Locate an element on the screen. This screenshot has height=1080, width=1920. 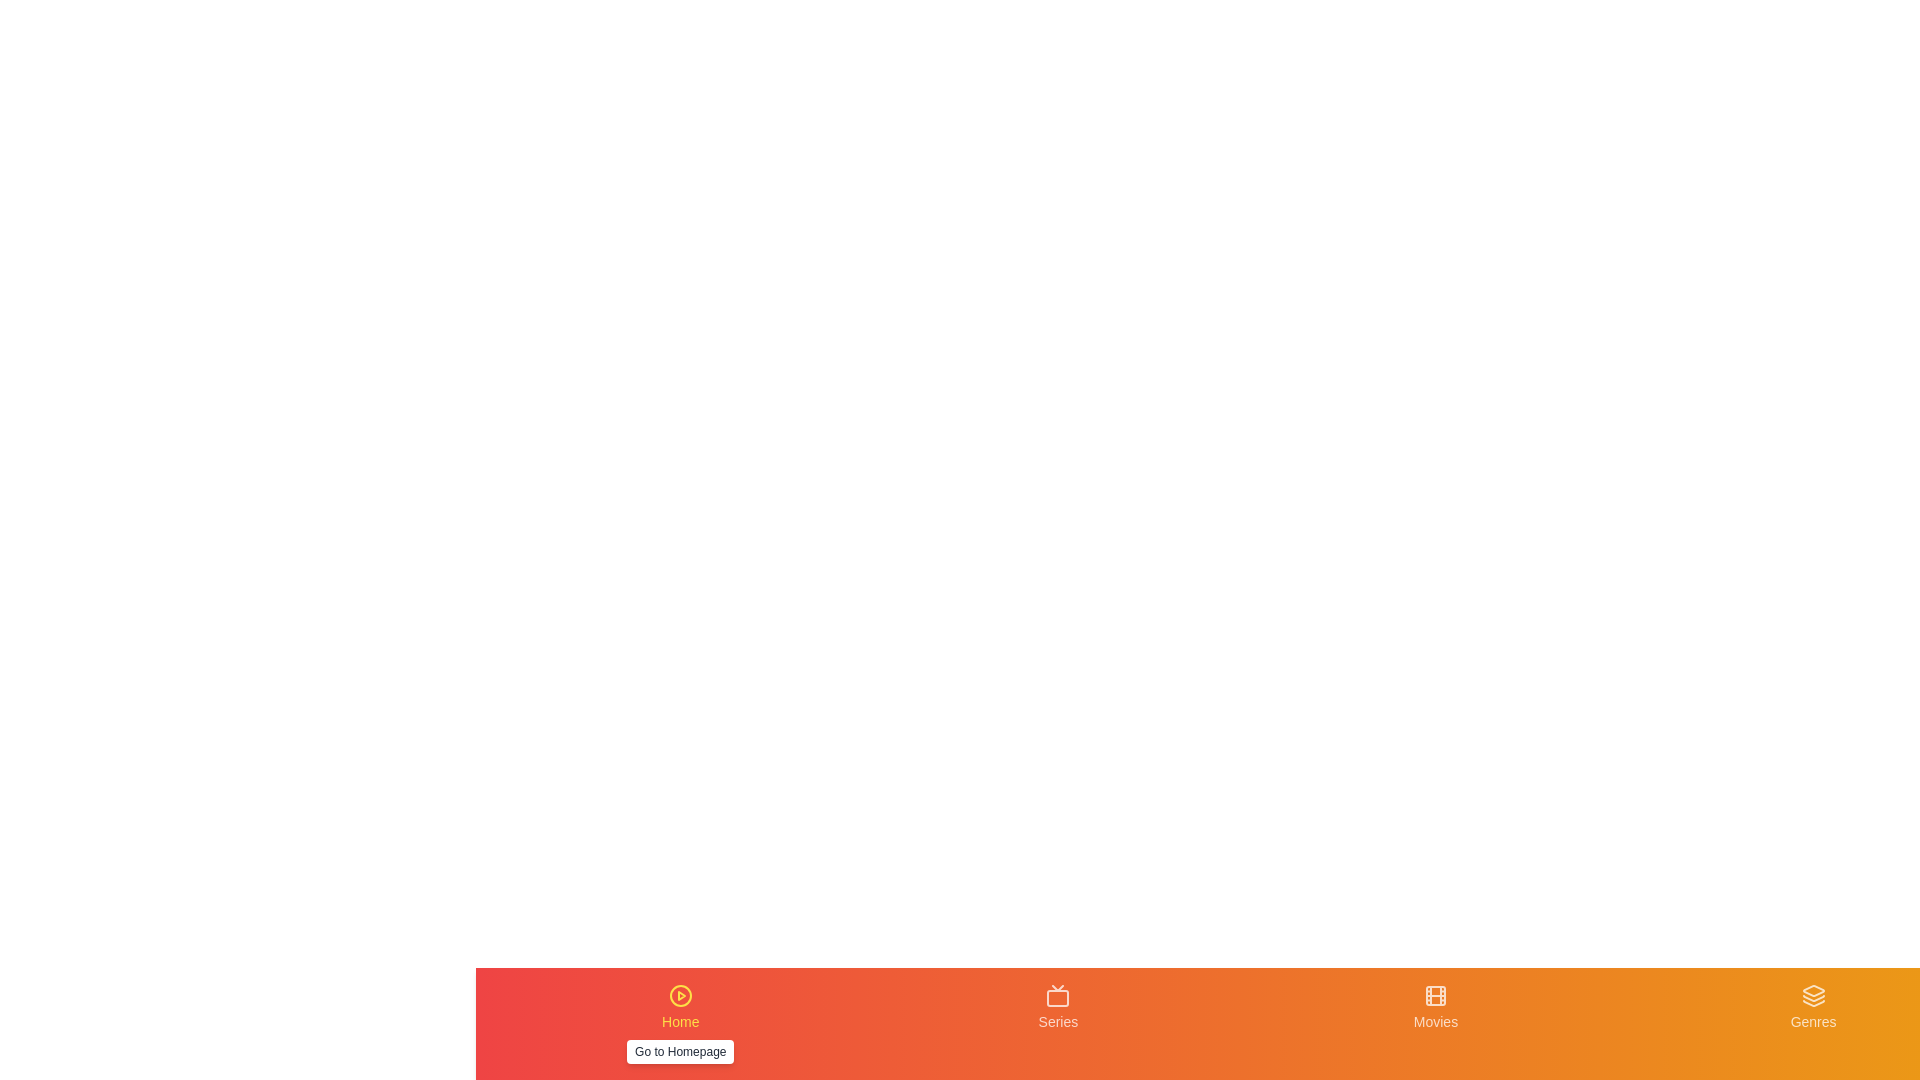
the tab labeled Genres to preview its details is located at coordinates (1814, 1023).